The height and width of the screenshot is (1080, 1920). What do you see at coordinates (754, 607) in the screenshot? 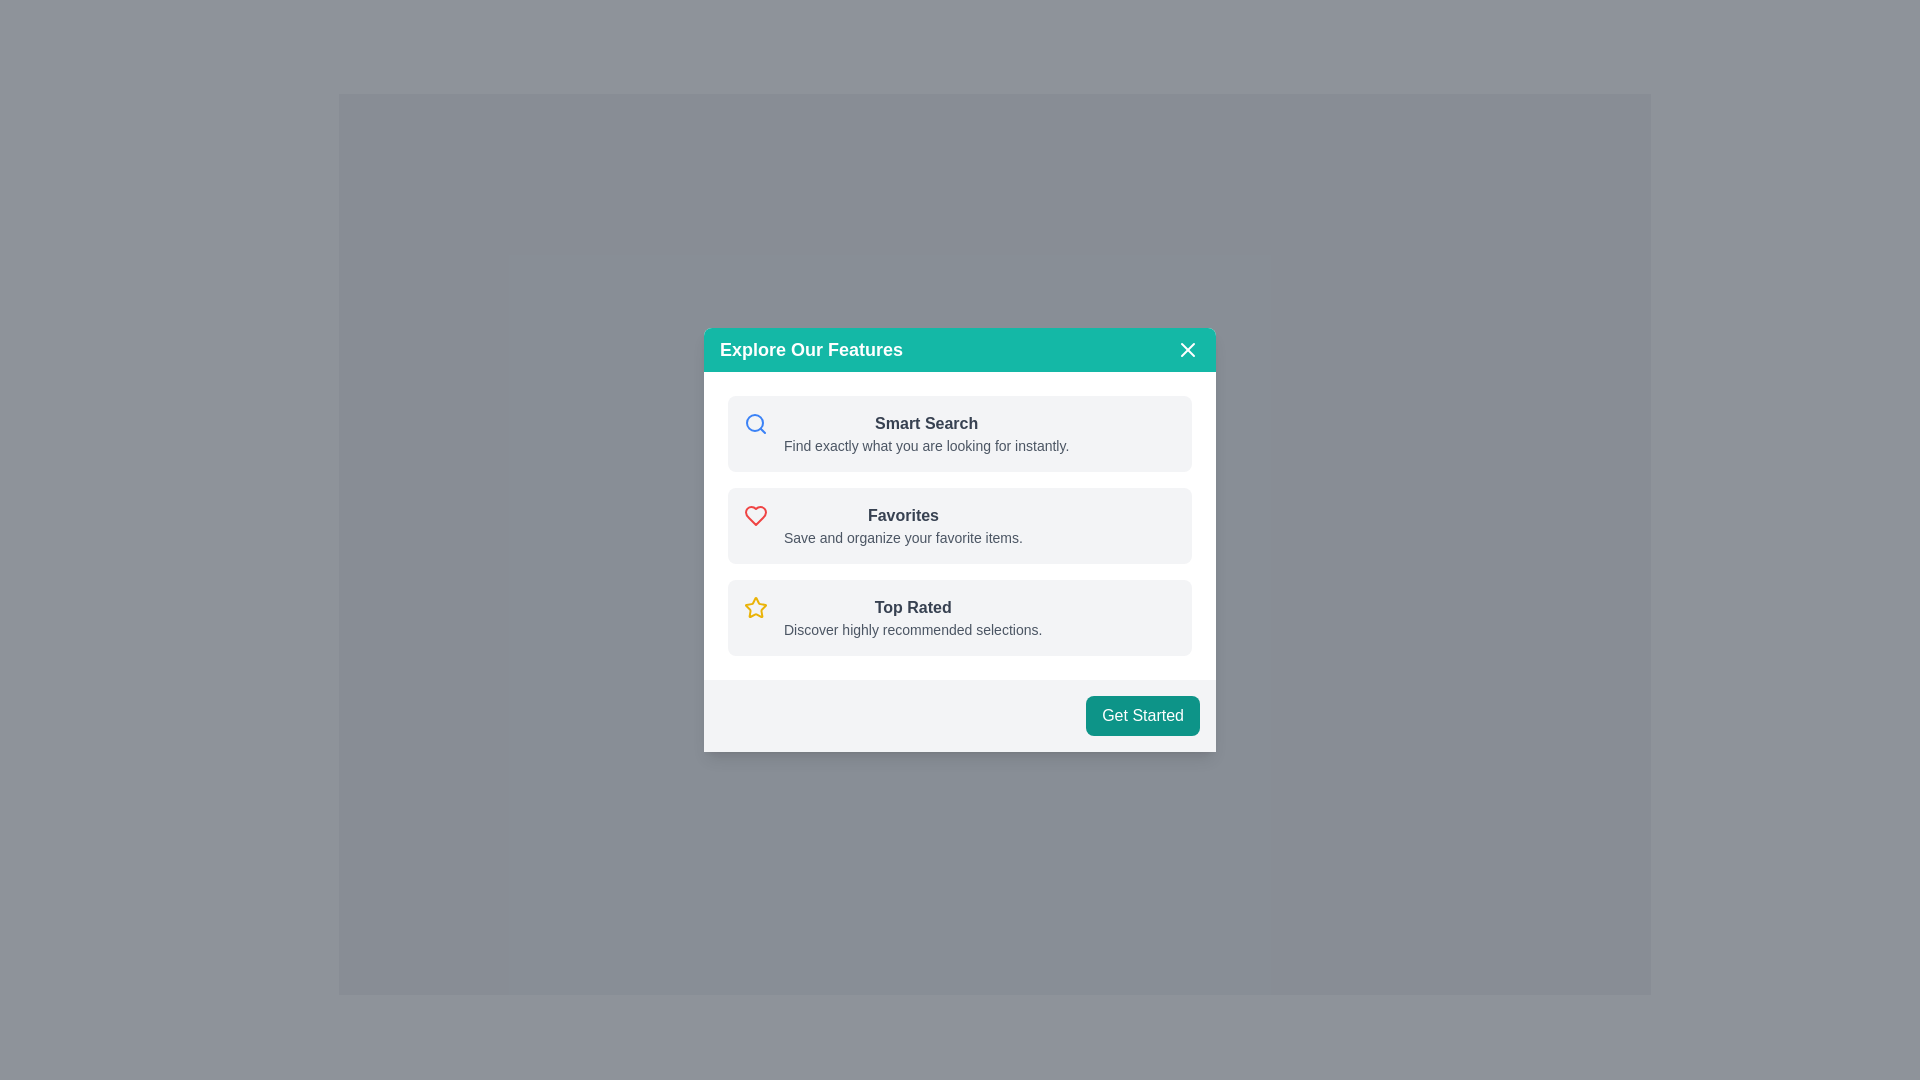
I see `the star-shaped icon with a yellow outline located to the left of the text 'Top Rated' in the modal` at bounding box center [754, 607].